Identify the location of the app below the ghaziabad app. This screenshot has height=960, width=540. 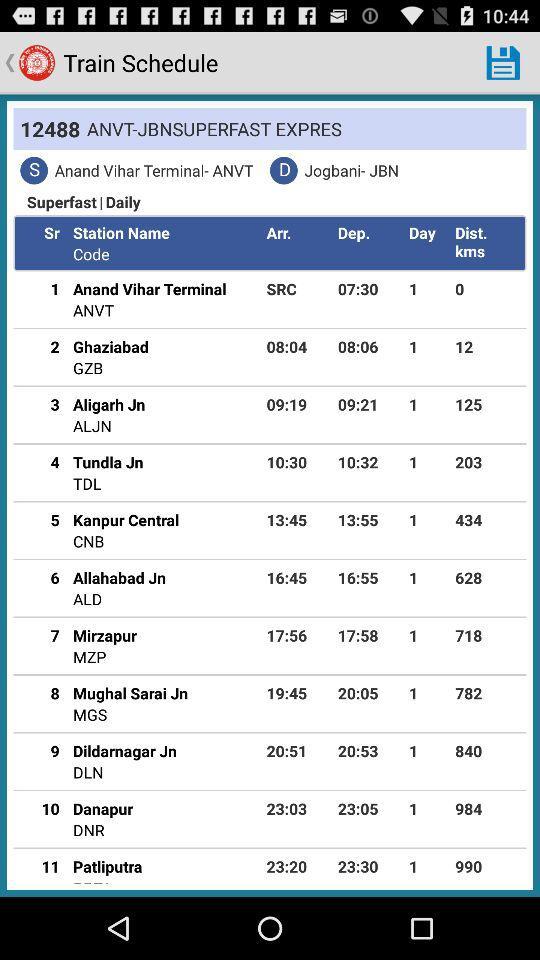
(87, 367).